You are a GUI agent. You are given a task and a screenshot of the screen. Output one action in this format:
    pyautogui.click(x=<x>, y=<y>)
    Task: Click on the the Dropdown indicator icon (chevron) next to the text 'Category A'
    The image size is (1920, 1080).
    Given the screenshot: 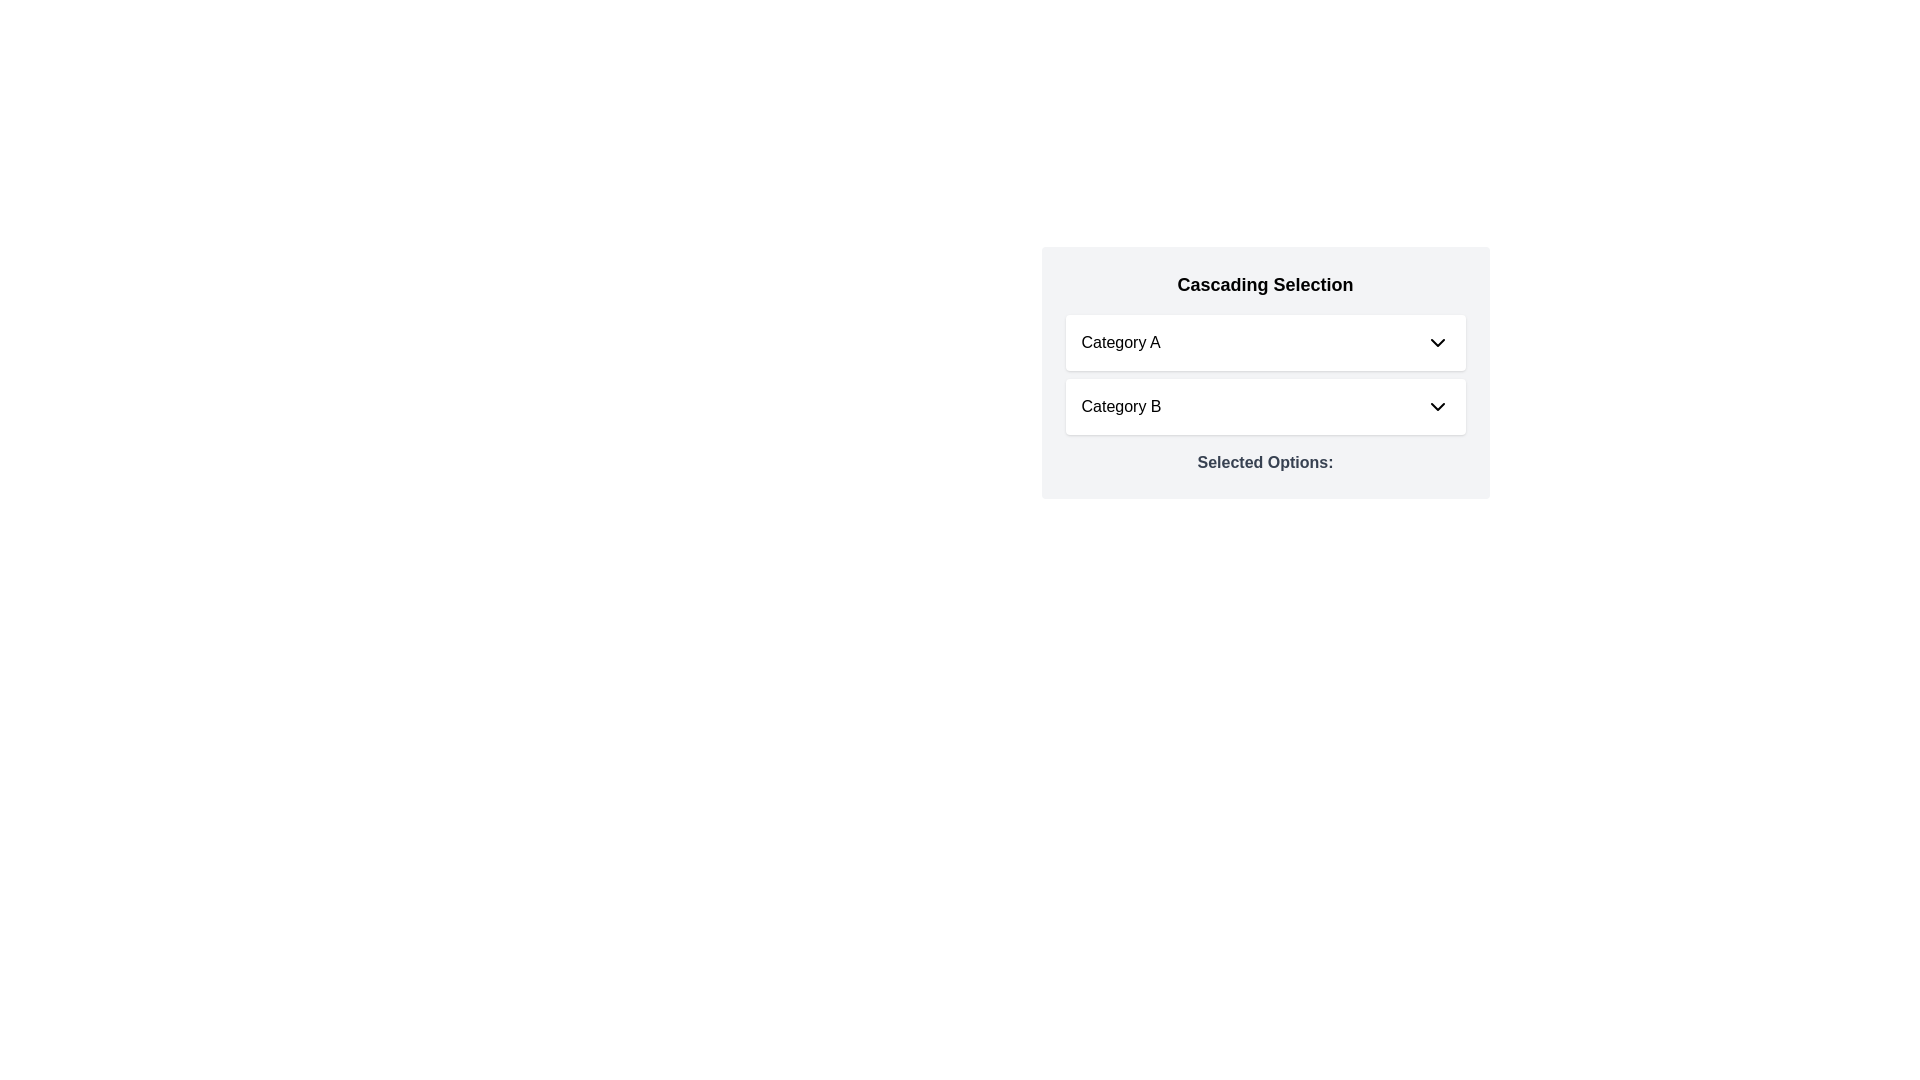 What is the action you would take?
    pyautogui.click(x=1436, y=342)
    